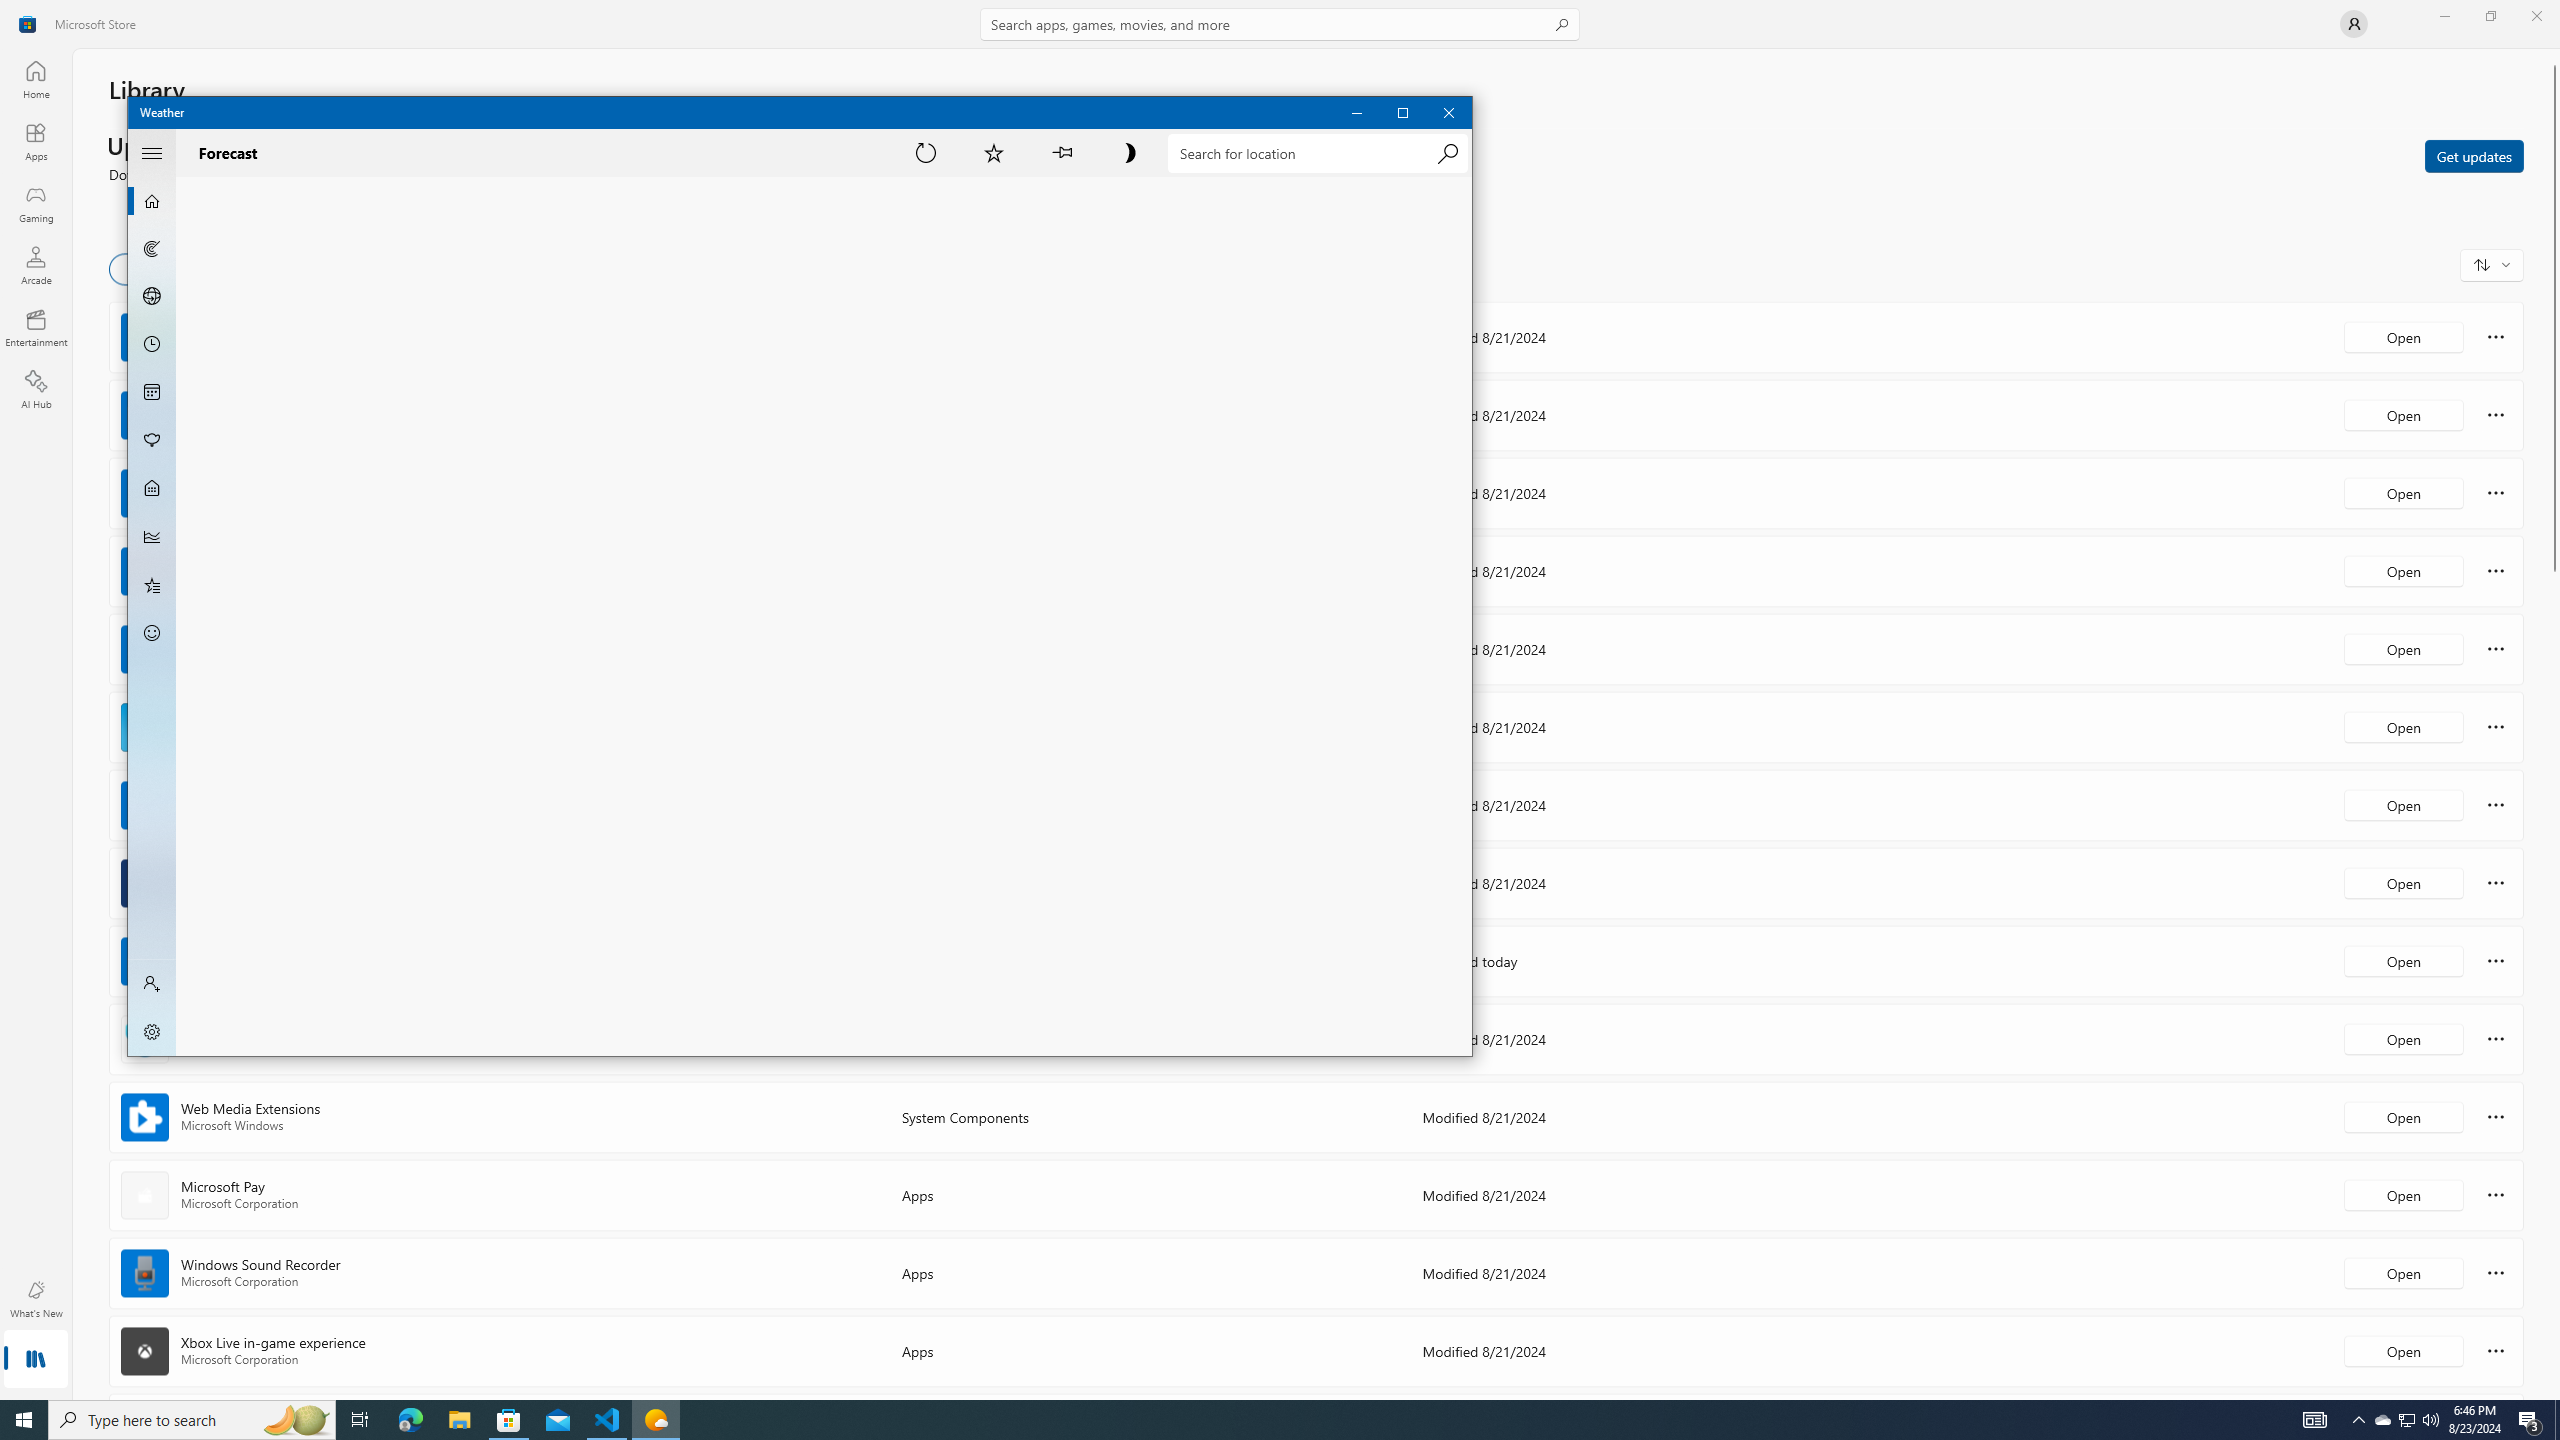 The image size is (2560, 1440). I want to click on 'Sort and filter', so click(2491, 264).